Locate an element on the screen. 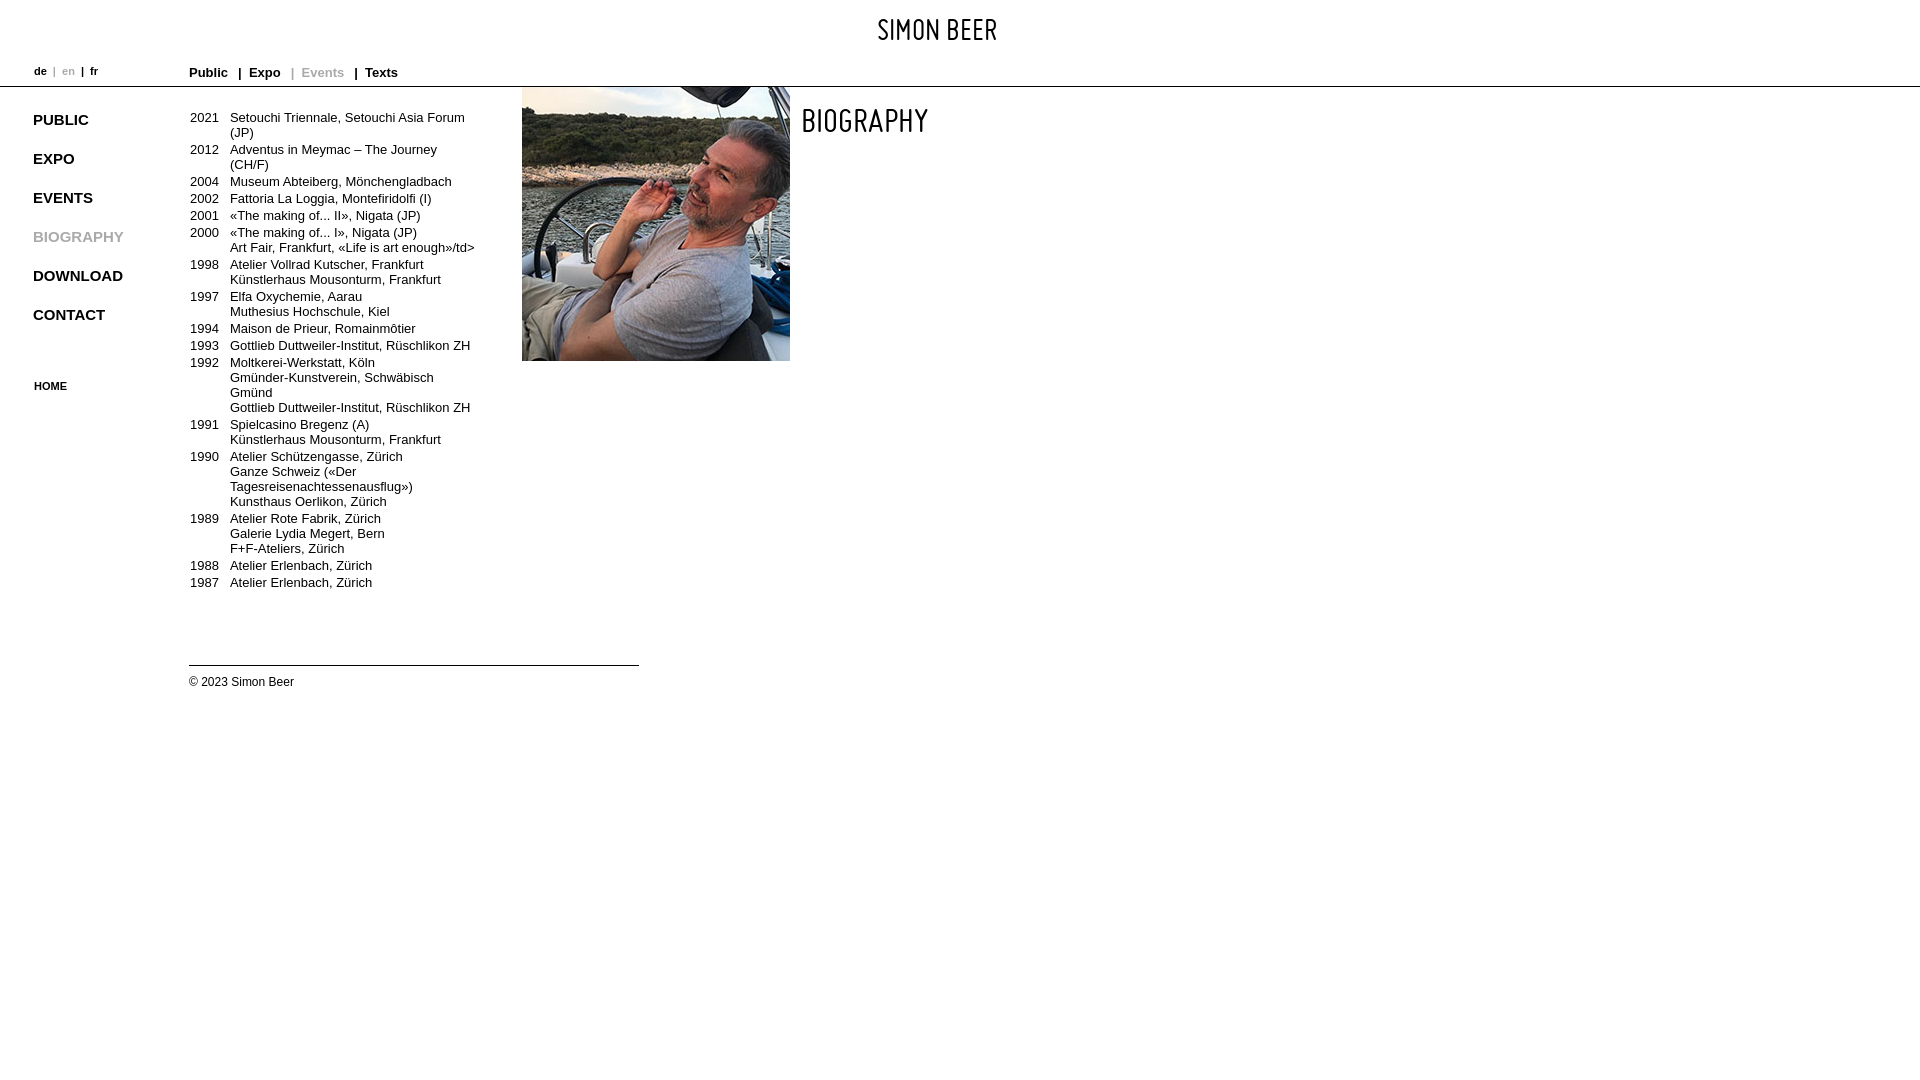 The width and height of the screenshot is (1920, 1080). 'Events' is located at coordinates (322, 71).